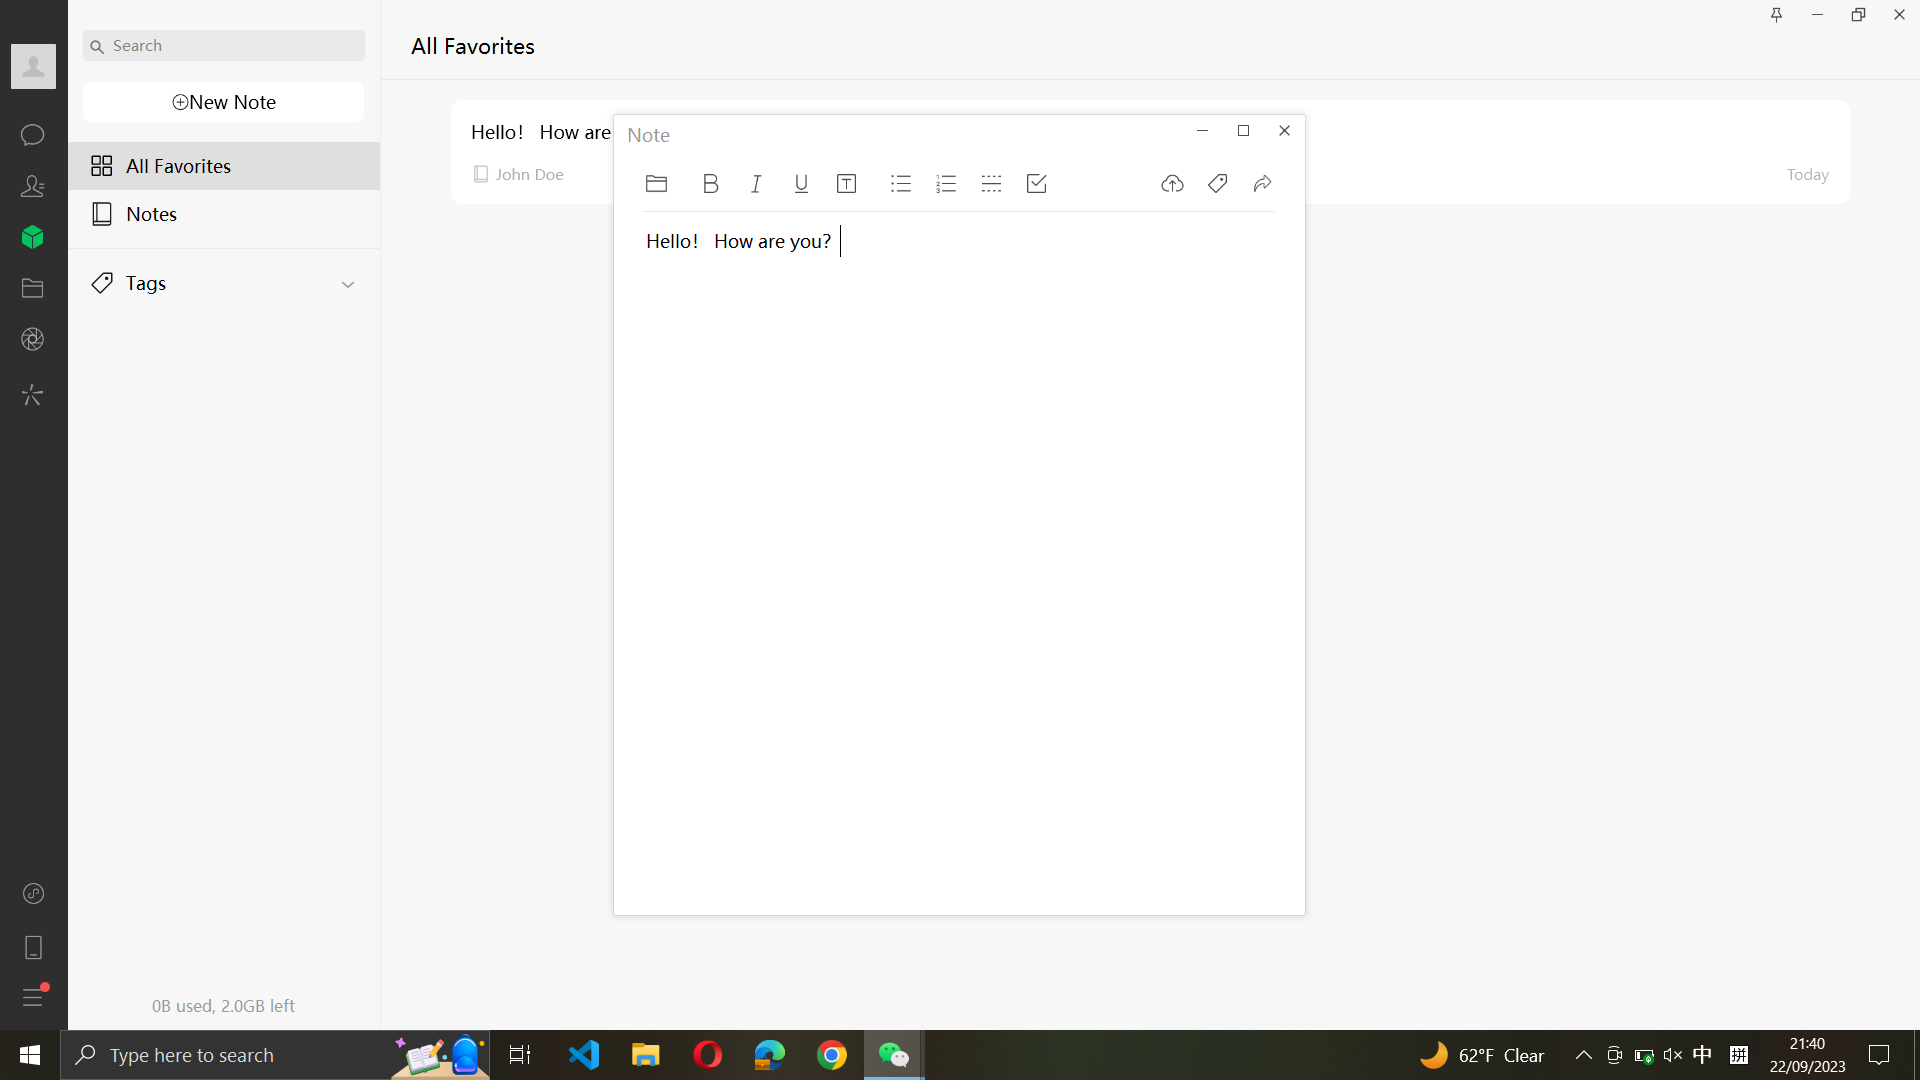 Image resolution: width=1920 pixels, height=1080 pixels. What do you see at coordinates (727, 585) in the screenshot?
I see `Input the word "Goodbye" in the current note and strike out the text` at bounding box center [727, 585].